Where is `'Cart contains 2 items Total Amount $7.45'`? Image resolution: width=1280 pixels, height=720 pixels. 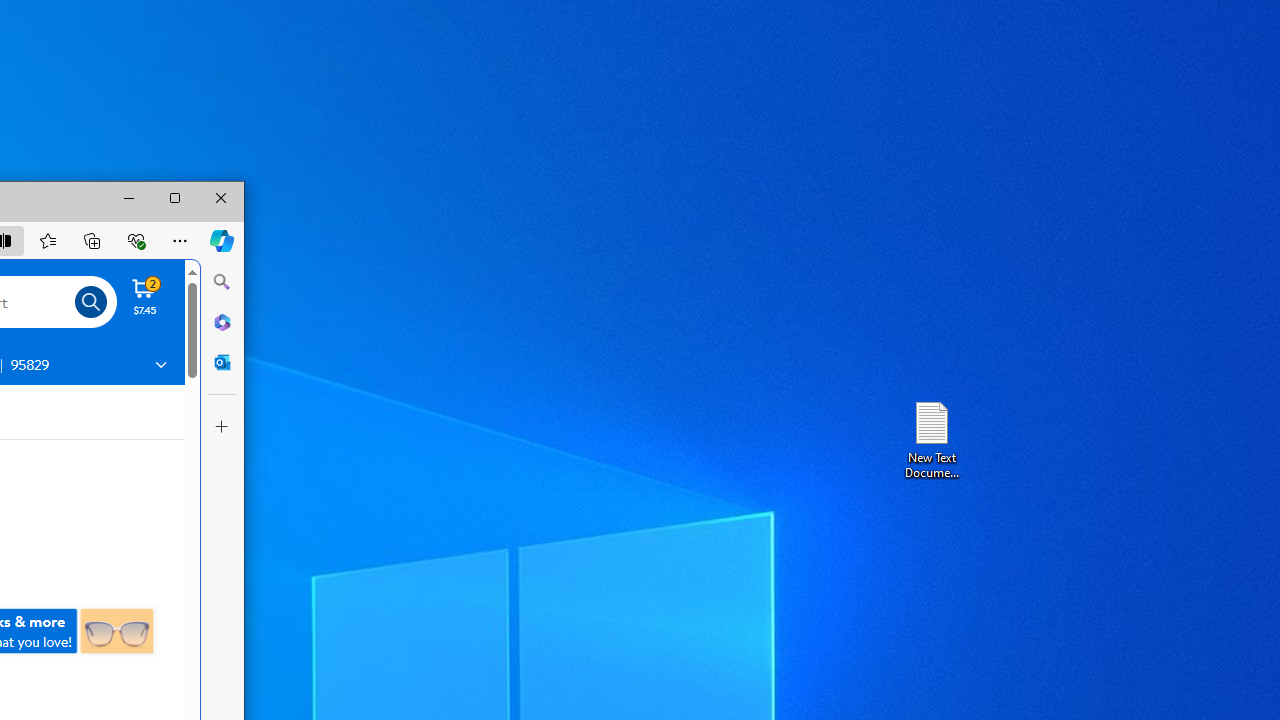
'Cart contains 2 items Total Amount $7.45' is located at coordinates (144, 295).